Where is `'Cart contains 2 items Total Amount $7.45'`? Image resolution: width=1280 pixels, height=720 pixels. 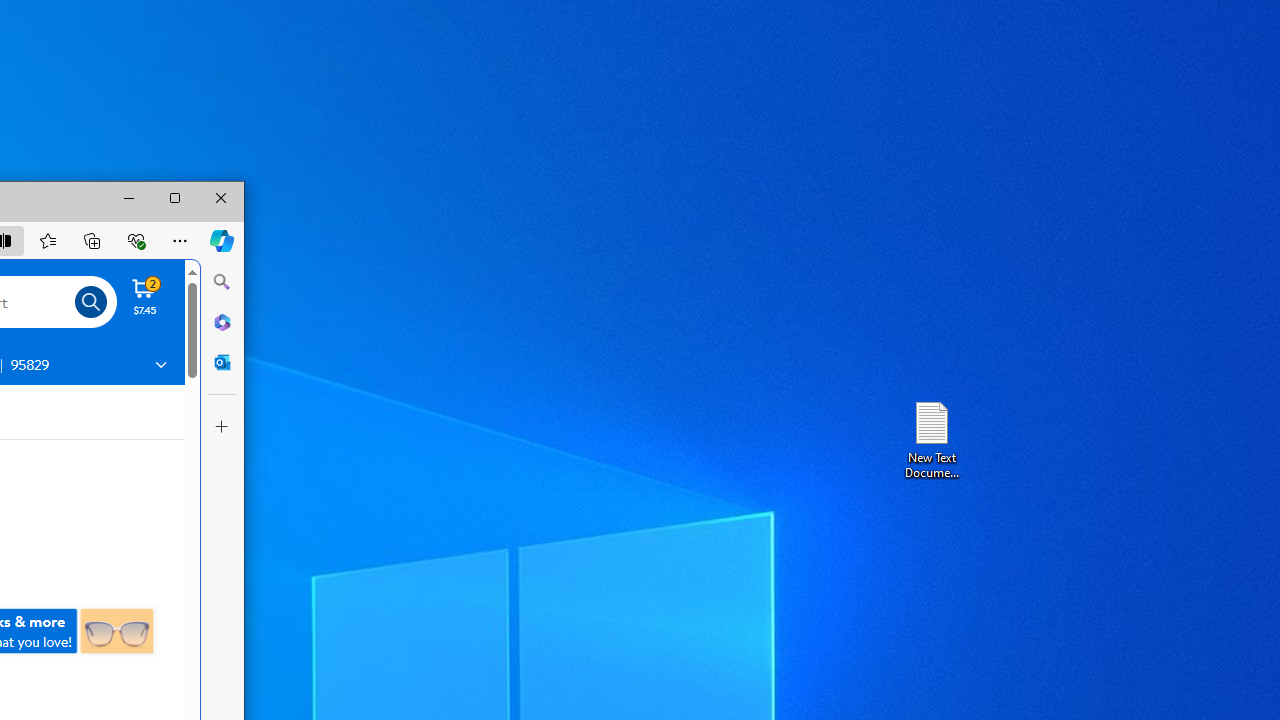
'Cart contains 2 items Total Amount $7.45' is located at coordinates (144, 295).